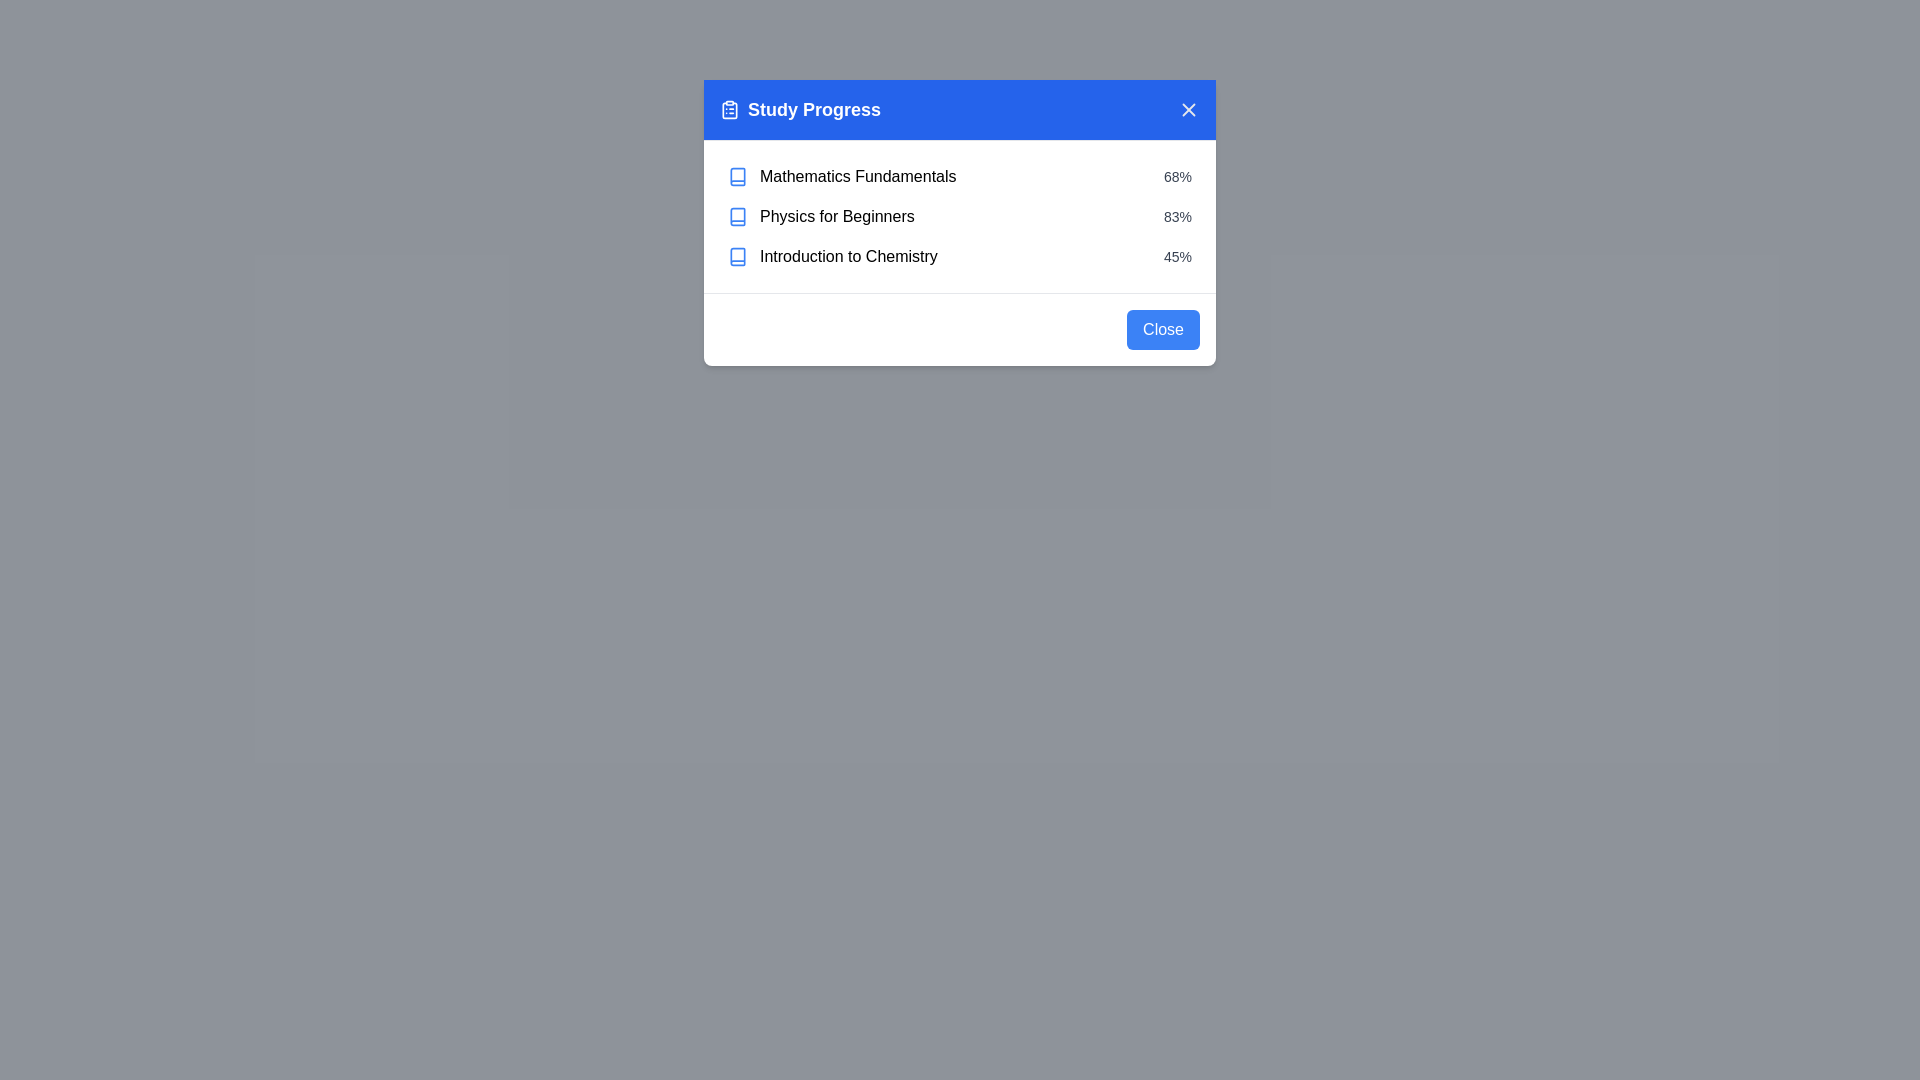 Image resolution: width=1920 pixels, height=1080 pixels. I want to click on the small interactive close button ('X') located in the top-right corner of the 'Study Progress' dialog box, so click(1189, 110).